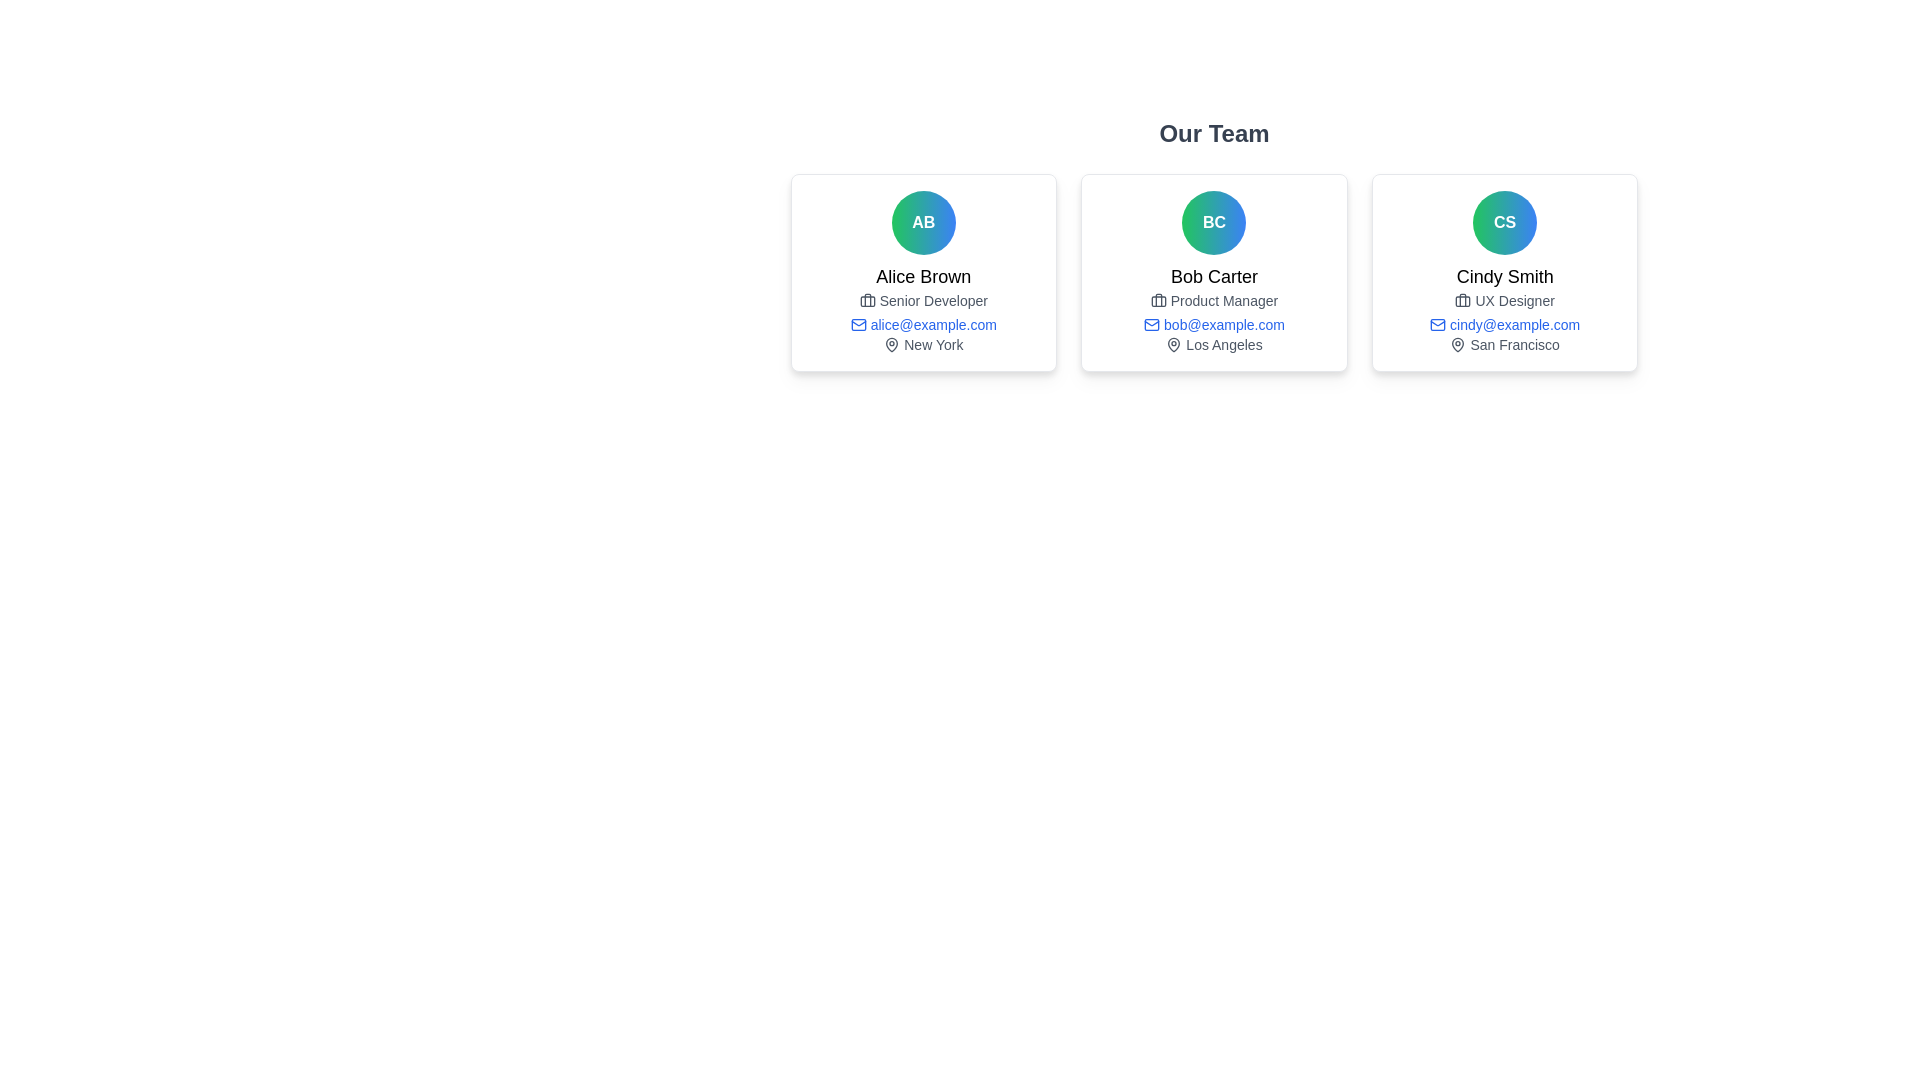  Describe the element at coordinates (1213, 223) in the screenshot. I see `the Avatar icon representing Bob Carter, which is positioned at the top center of the card displaying his information` at that location.